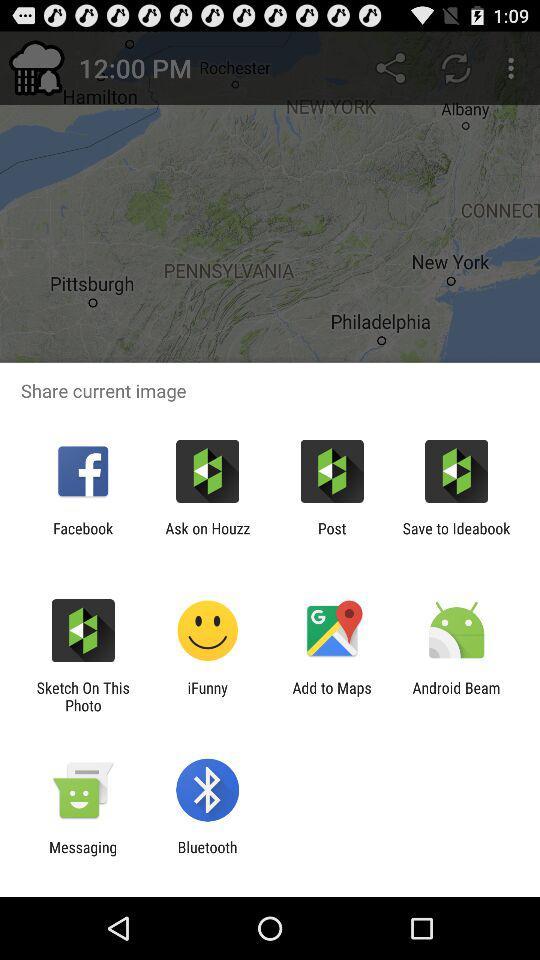 The image size is (540, 960). I want to click on ask on houzz app, so click(206, 536).